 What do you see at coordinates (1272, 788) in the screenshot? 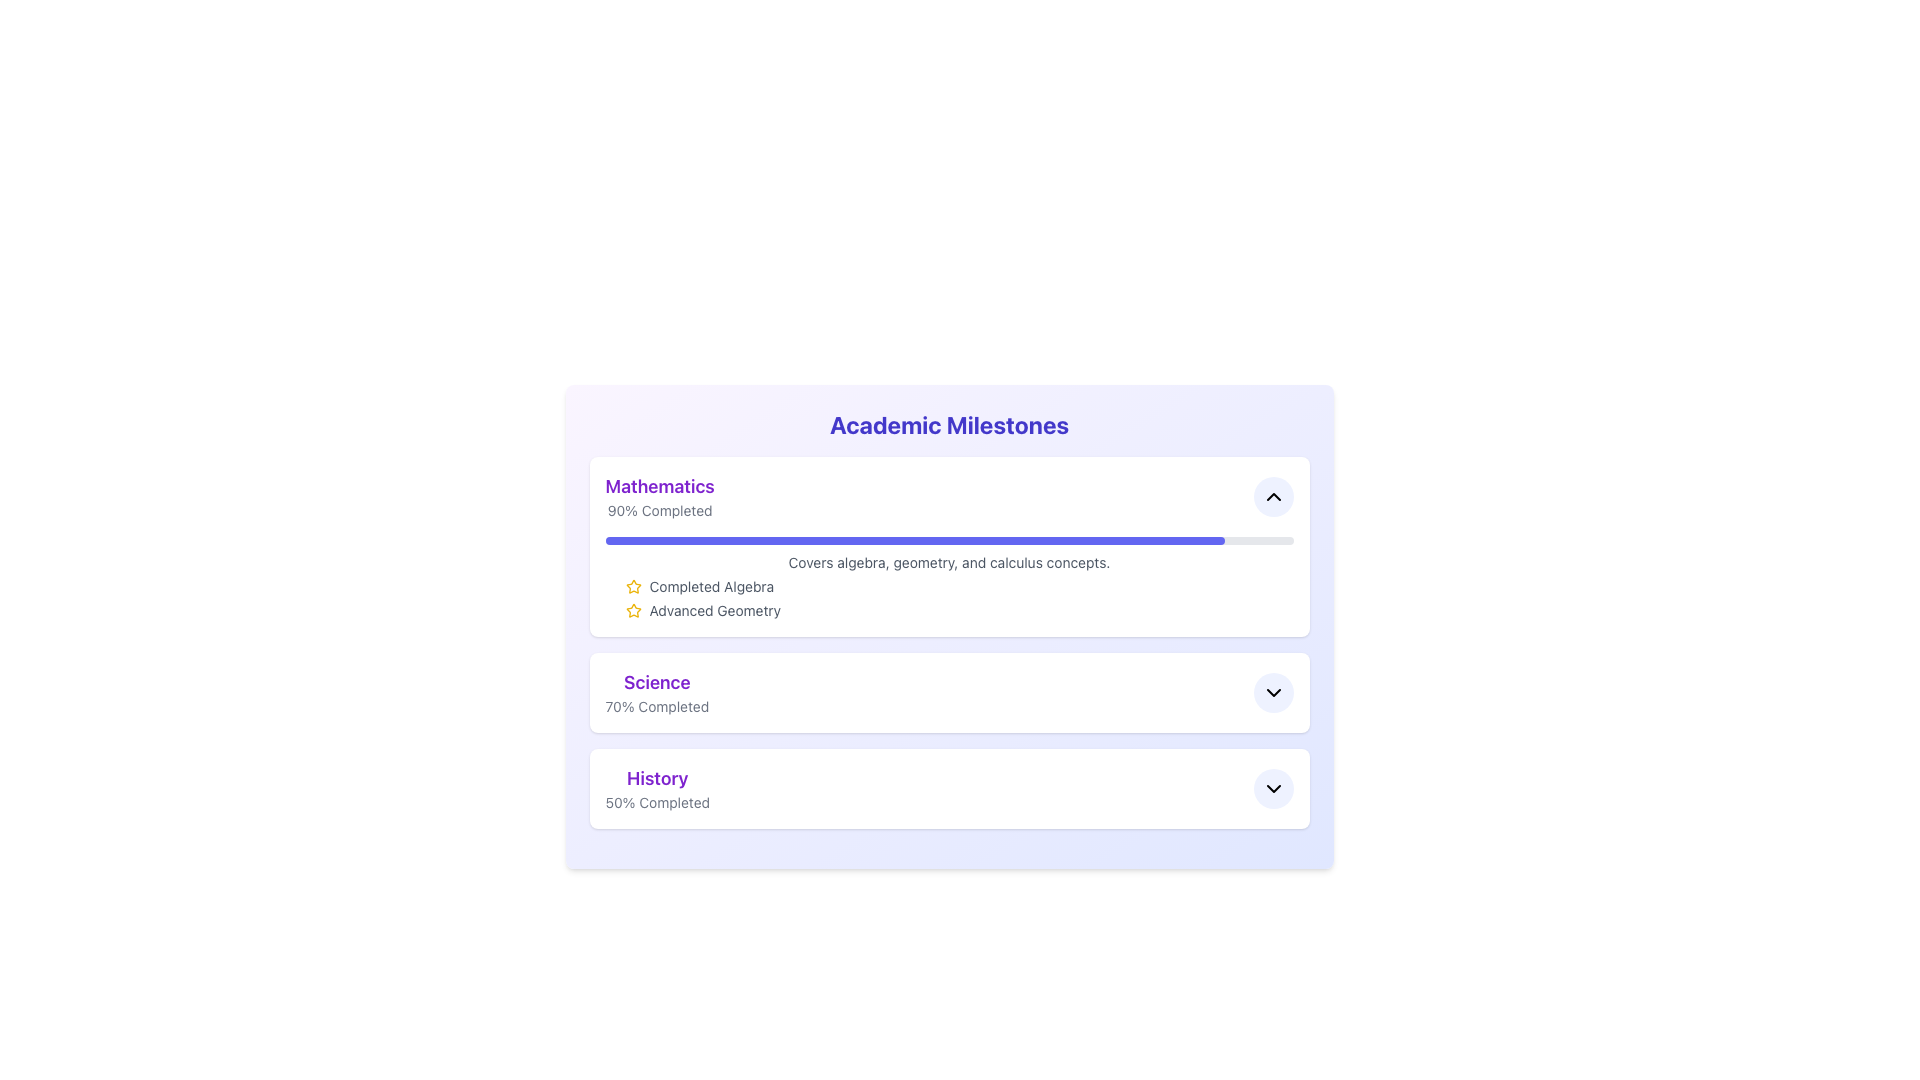
I see `the downward-facing chevron icon within the light indigo circular button located in the 'History' section of the list` at bounding box center [1272, 788].